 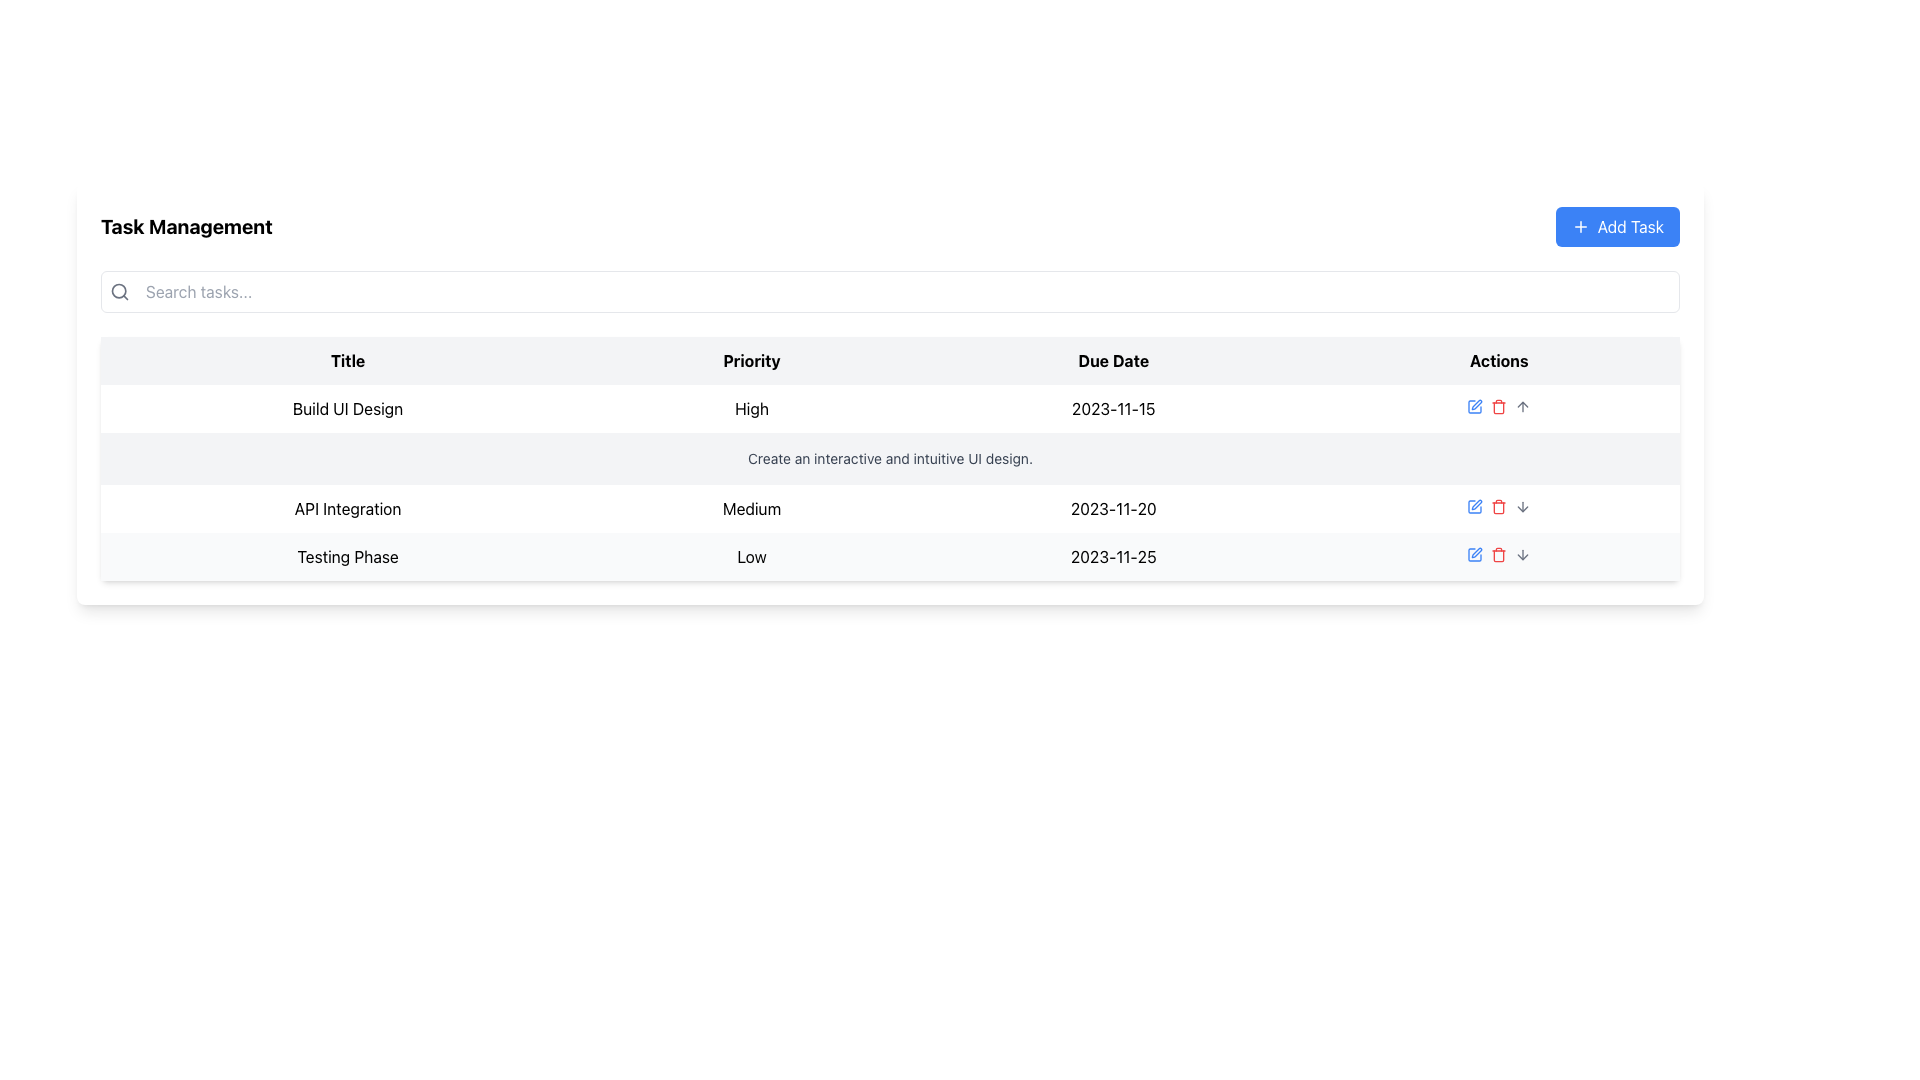 What do you see at coordinates (1630, 226) in the screenshot?
I see `text label that indicates the function of the 'Add Task' button located in the top-right corner of the layout` at bounding box center [1630, 226].